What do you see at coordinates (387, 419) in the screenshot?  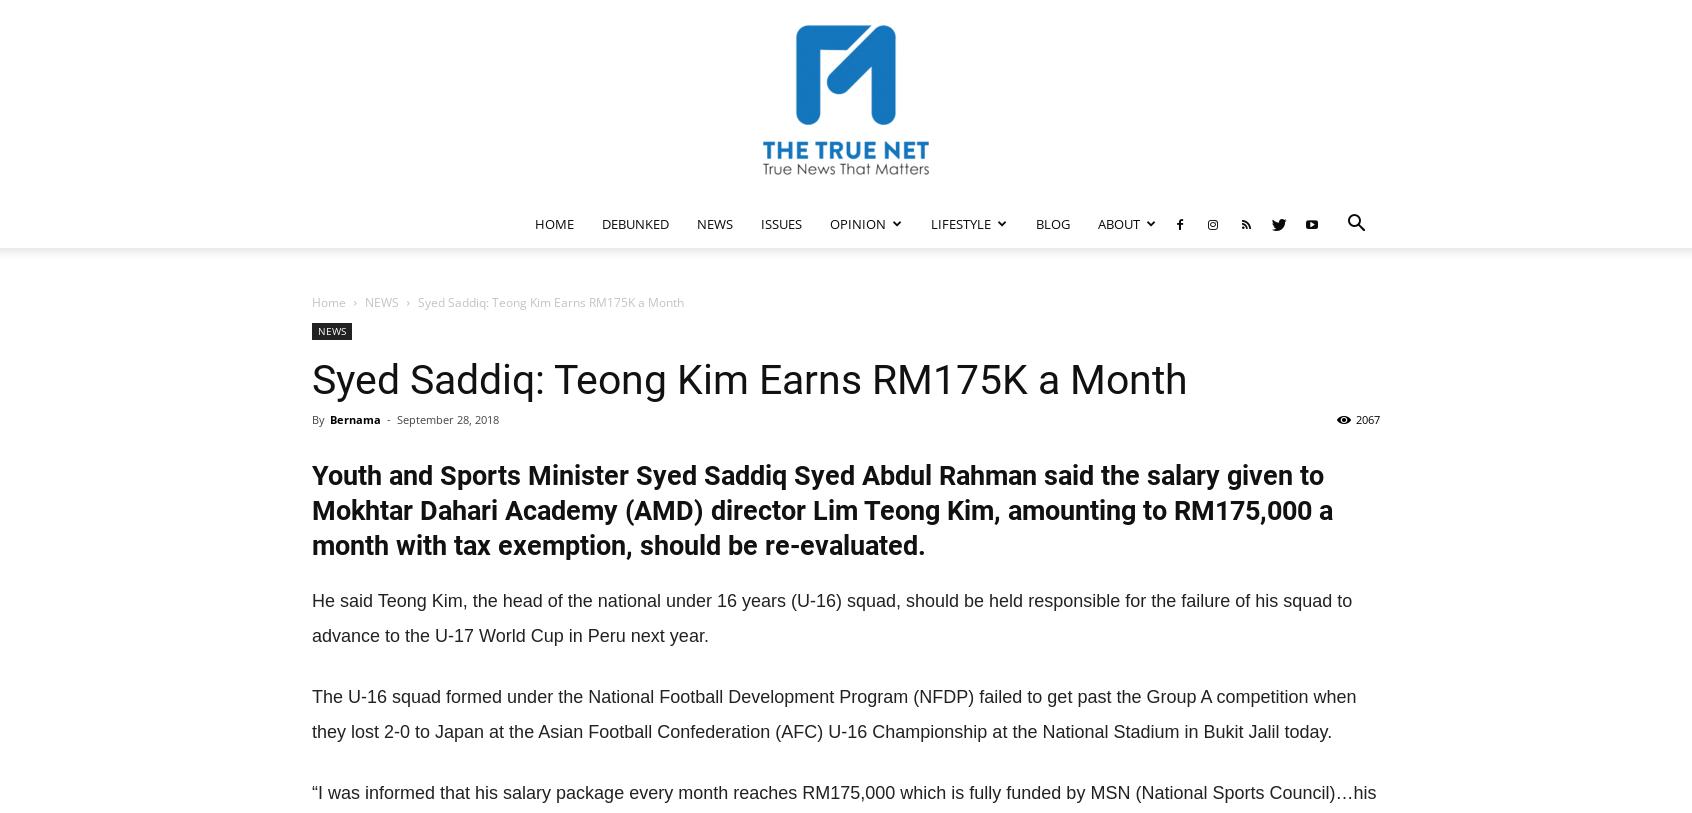 I see `'-'` at bounding box center [387, 419].